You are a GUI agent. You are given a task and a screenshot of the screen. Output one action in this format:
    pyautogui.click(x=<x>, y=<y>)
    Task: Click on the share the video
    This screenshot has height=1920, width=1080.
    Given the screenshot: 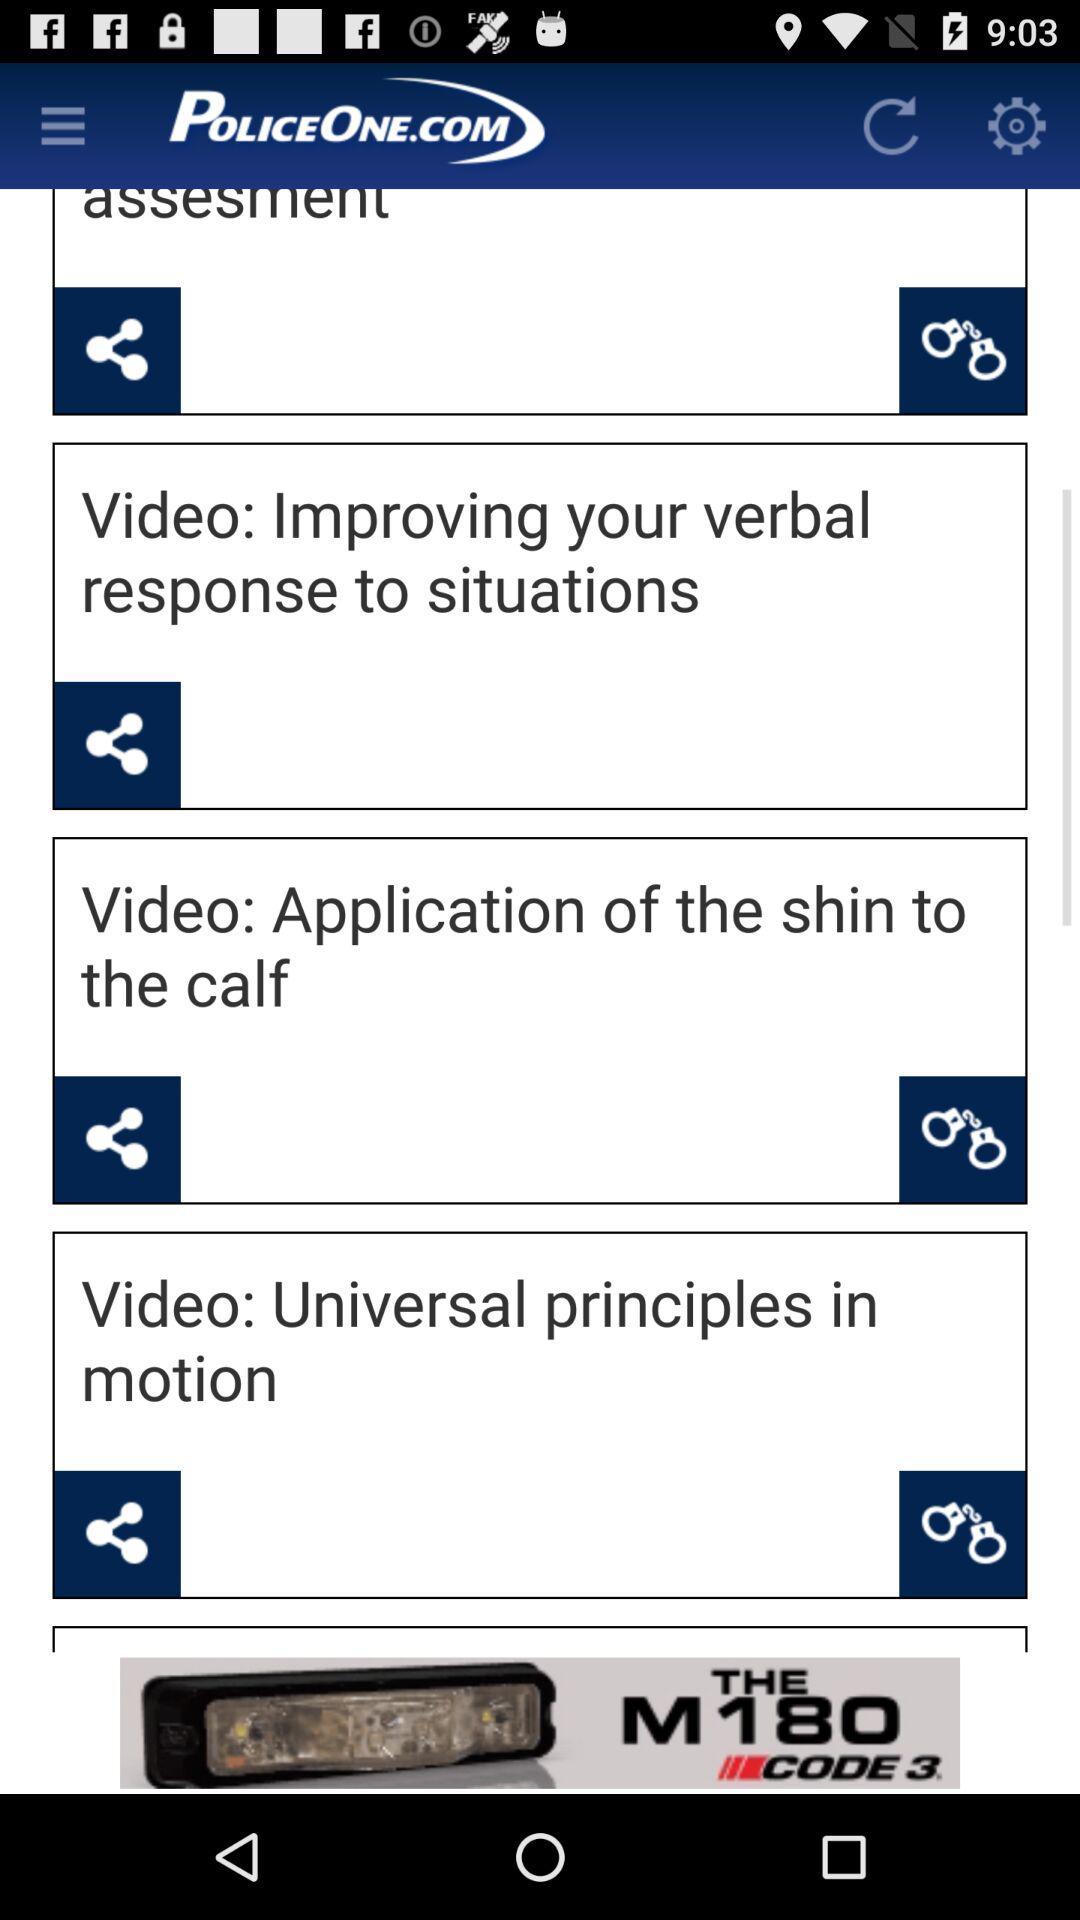 What is the action you would take?
    pyautogui.click(x=117, y=350)
    